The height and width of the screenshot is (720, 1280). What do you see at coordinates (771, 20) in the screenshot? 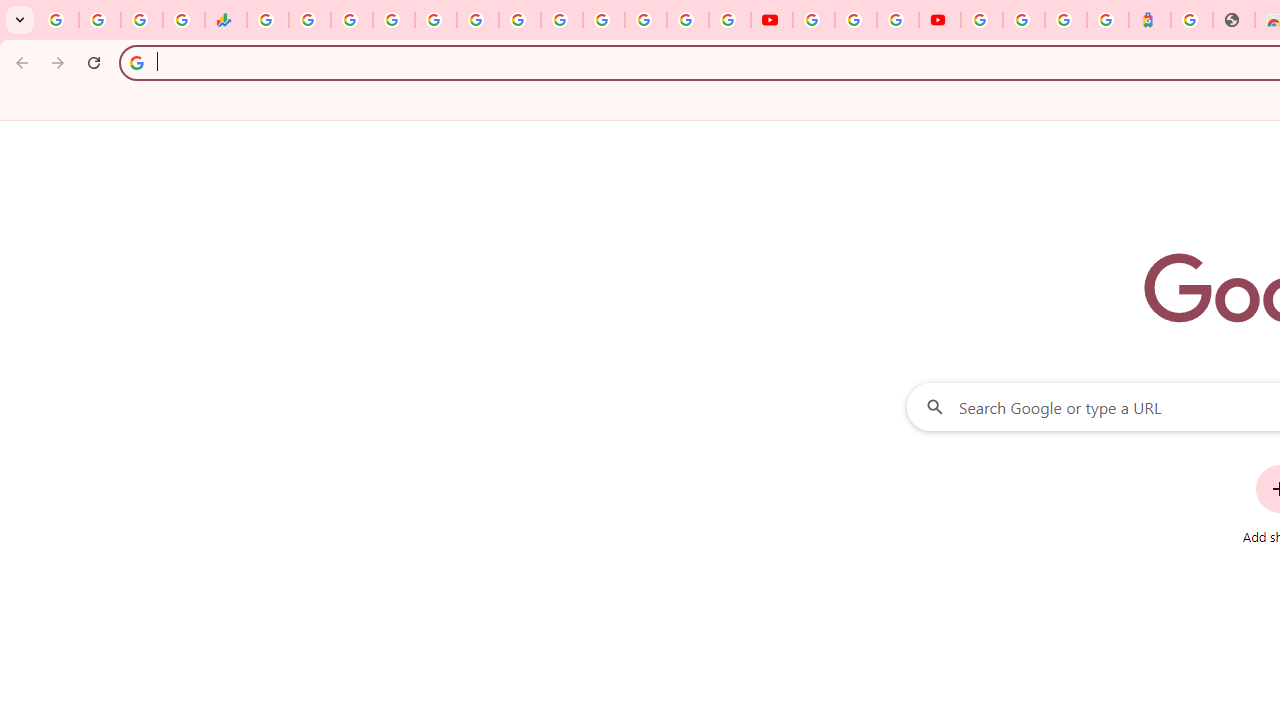
I see `'YouTube'` at bounding box center [771, 20].